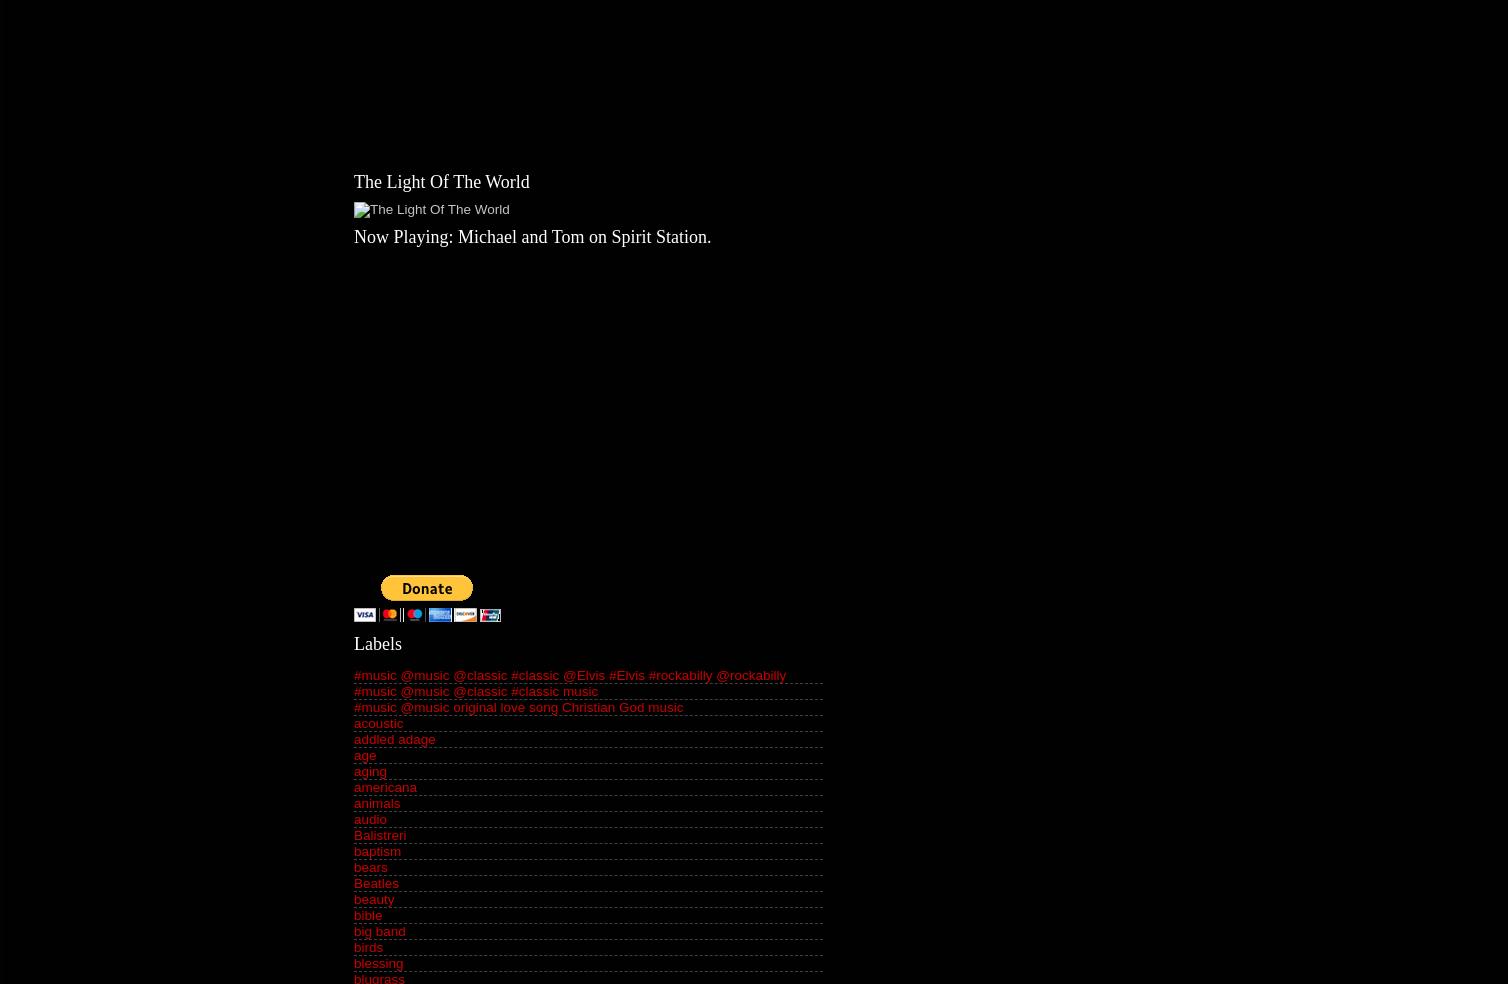 The image size is (1508, 984). Describe the element at coordinates (378, 723) in the screenshot. I see `'acoustic'` at that location.